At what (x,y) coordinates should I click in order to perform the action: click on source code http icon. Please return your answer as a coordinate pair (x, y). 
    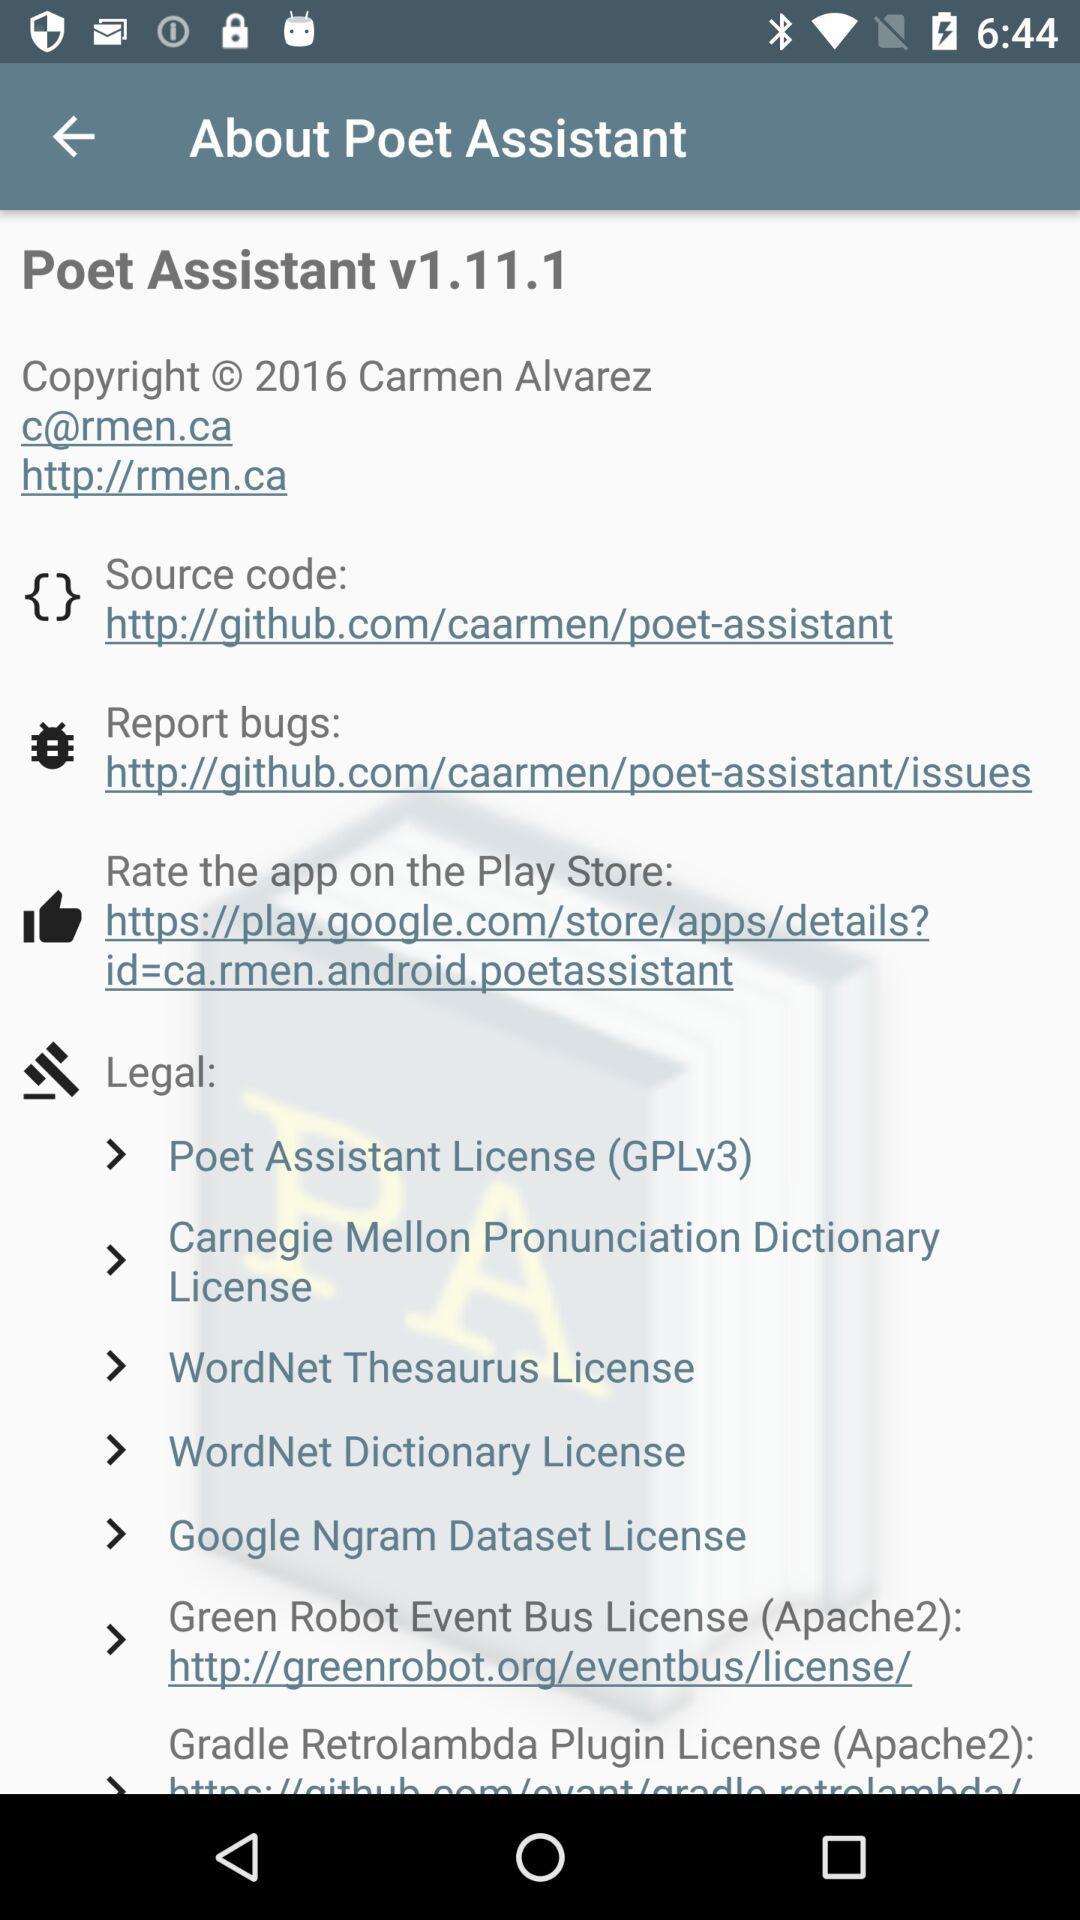
    Looking at the image, I should click on (457, 595).